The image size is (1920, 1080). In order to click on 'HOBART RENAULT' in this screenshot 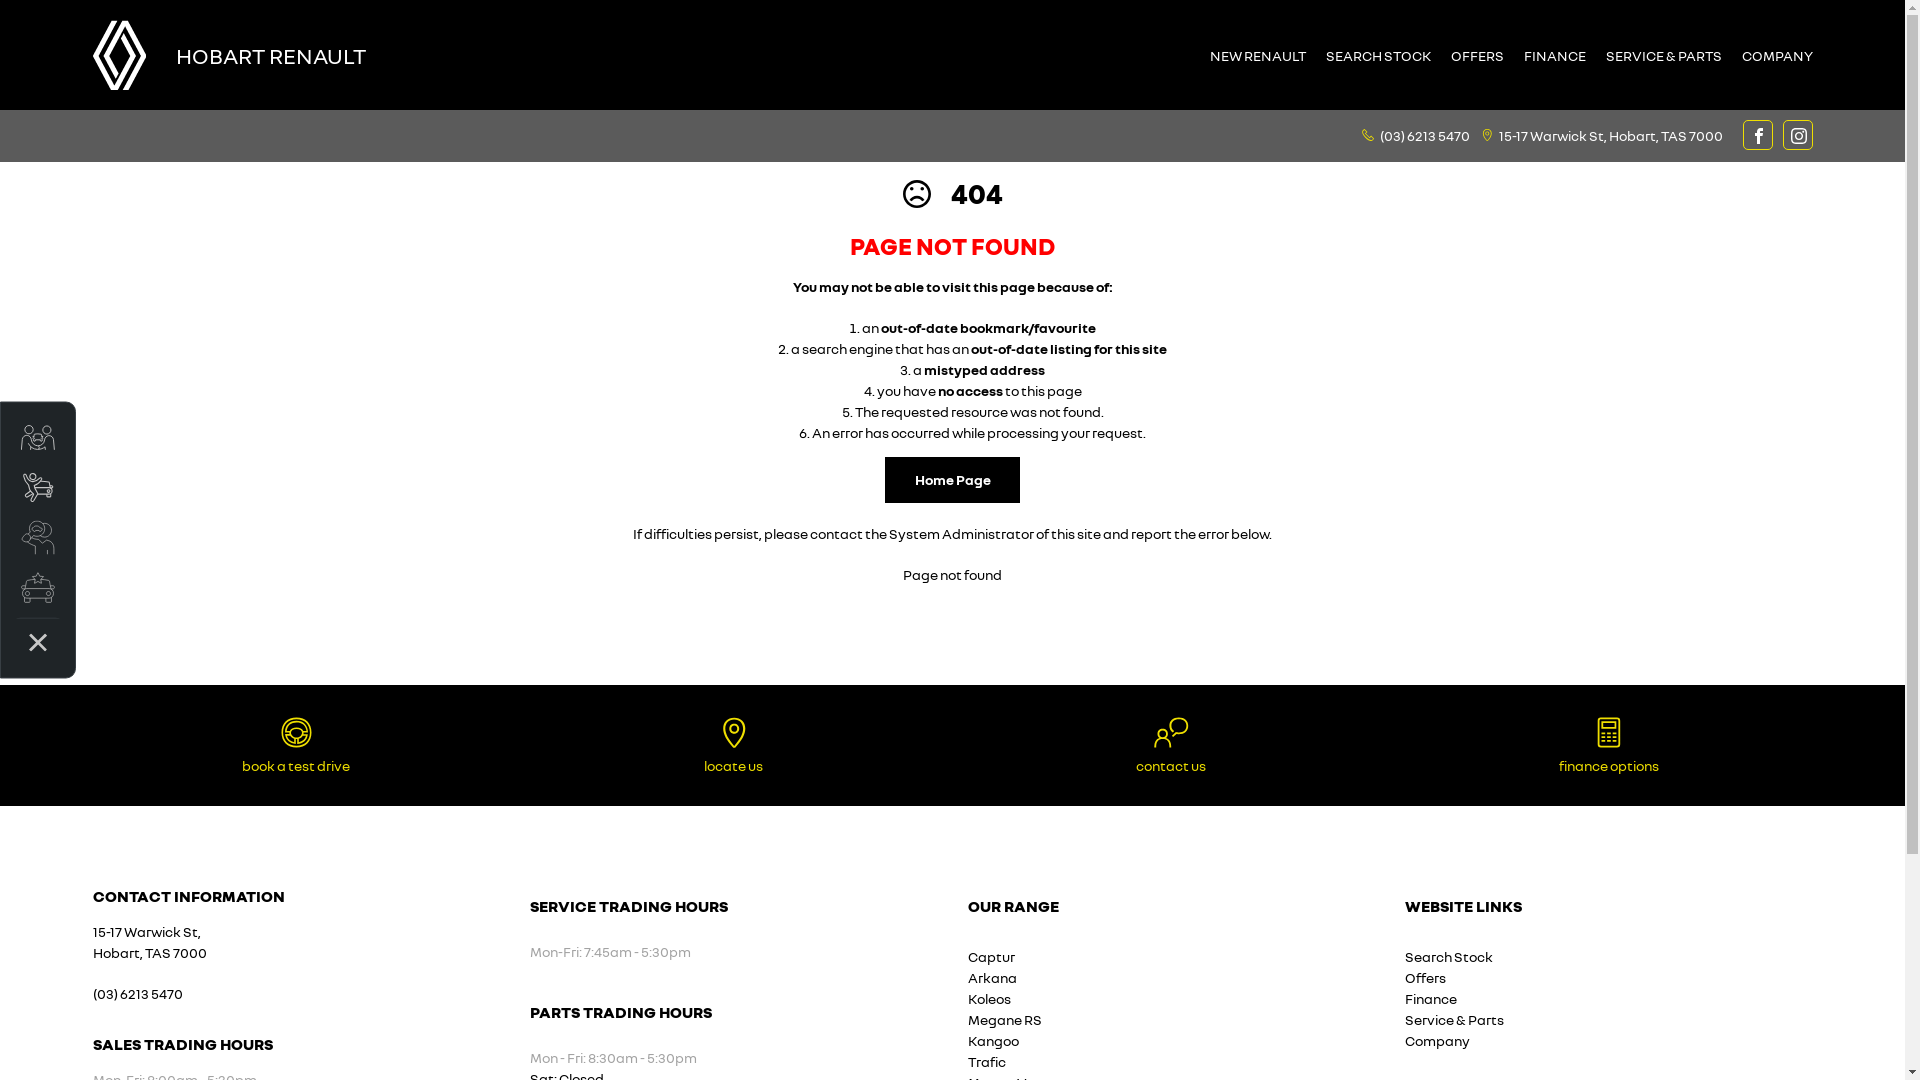, I will do `click(176, 53)`.